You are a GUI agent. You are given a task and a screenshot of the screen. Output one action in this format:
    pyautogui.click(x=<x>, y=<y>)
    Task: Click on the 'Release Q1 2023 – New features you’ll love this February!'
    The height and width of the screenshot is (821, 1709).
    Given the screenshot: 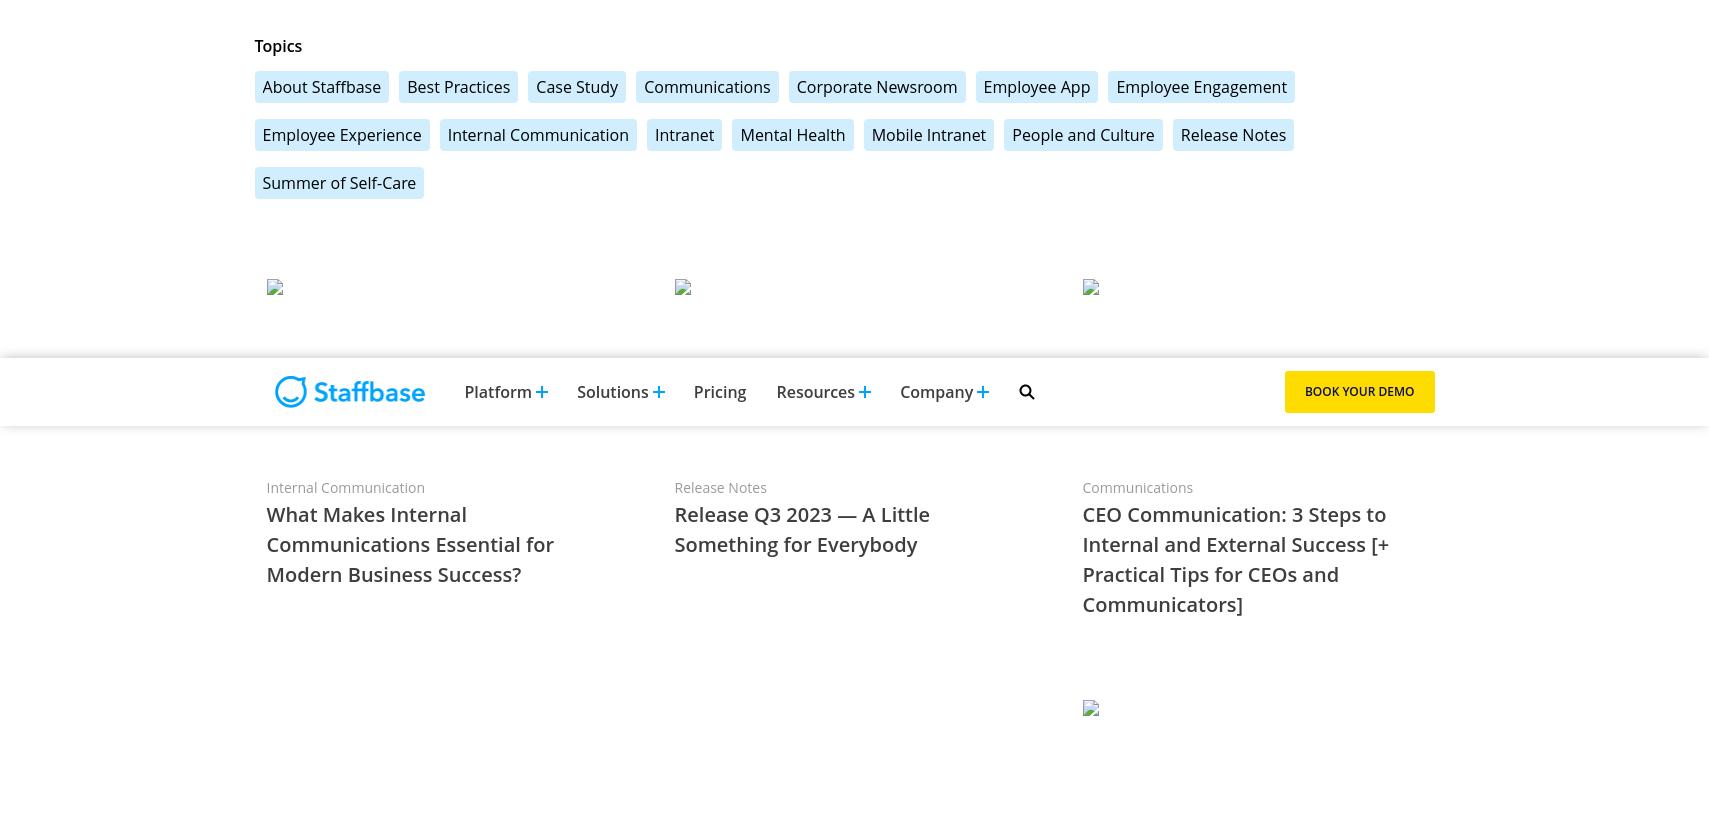 What is the action you would take?
    pyautogui.click(x=826, y=519)
    